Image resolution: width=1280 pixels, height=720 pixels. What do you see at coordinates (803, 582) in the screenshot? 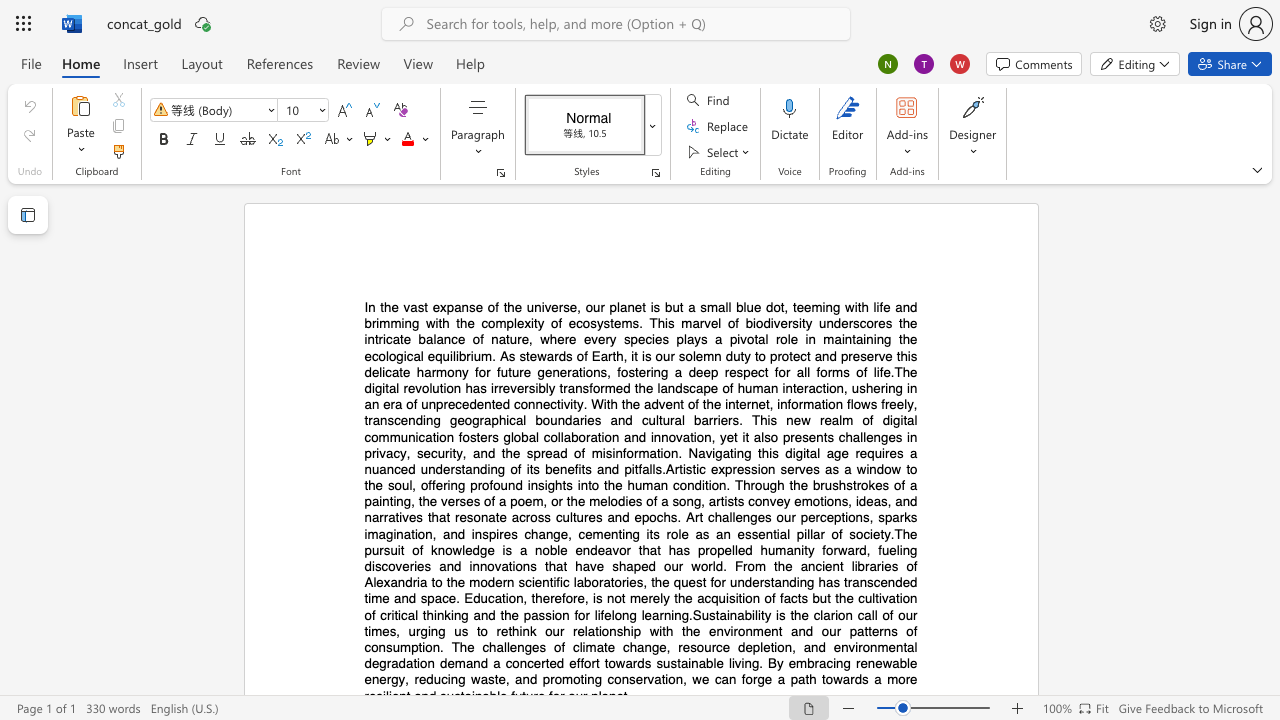
I see `the 17th character "n" in the text` at bounding box center [803, 582].